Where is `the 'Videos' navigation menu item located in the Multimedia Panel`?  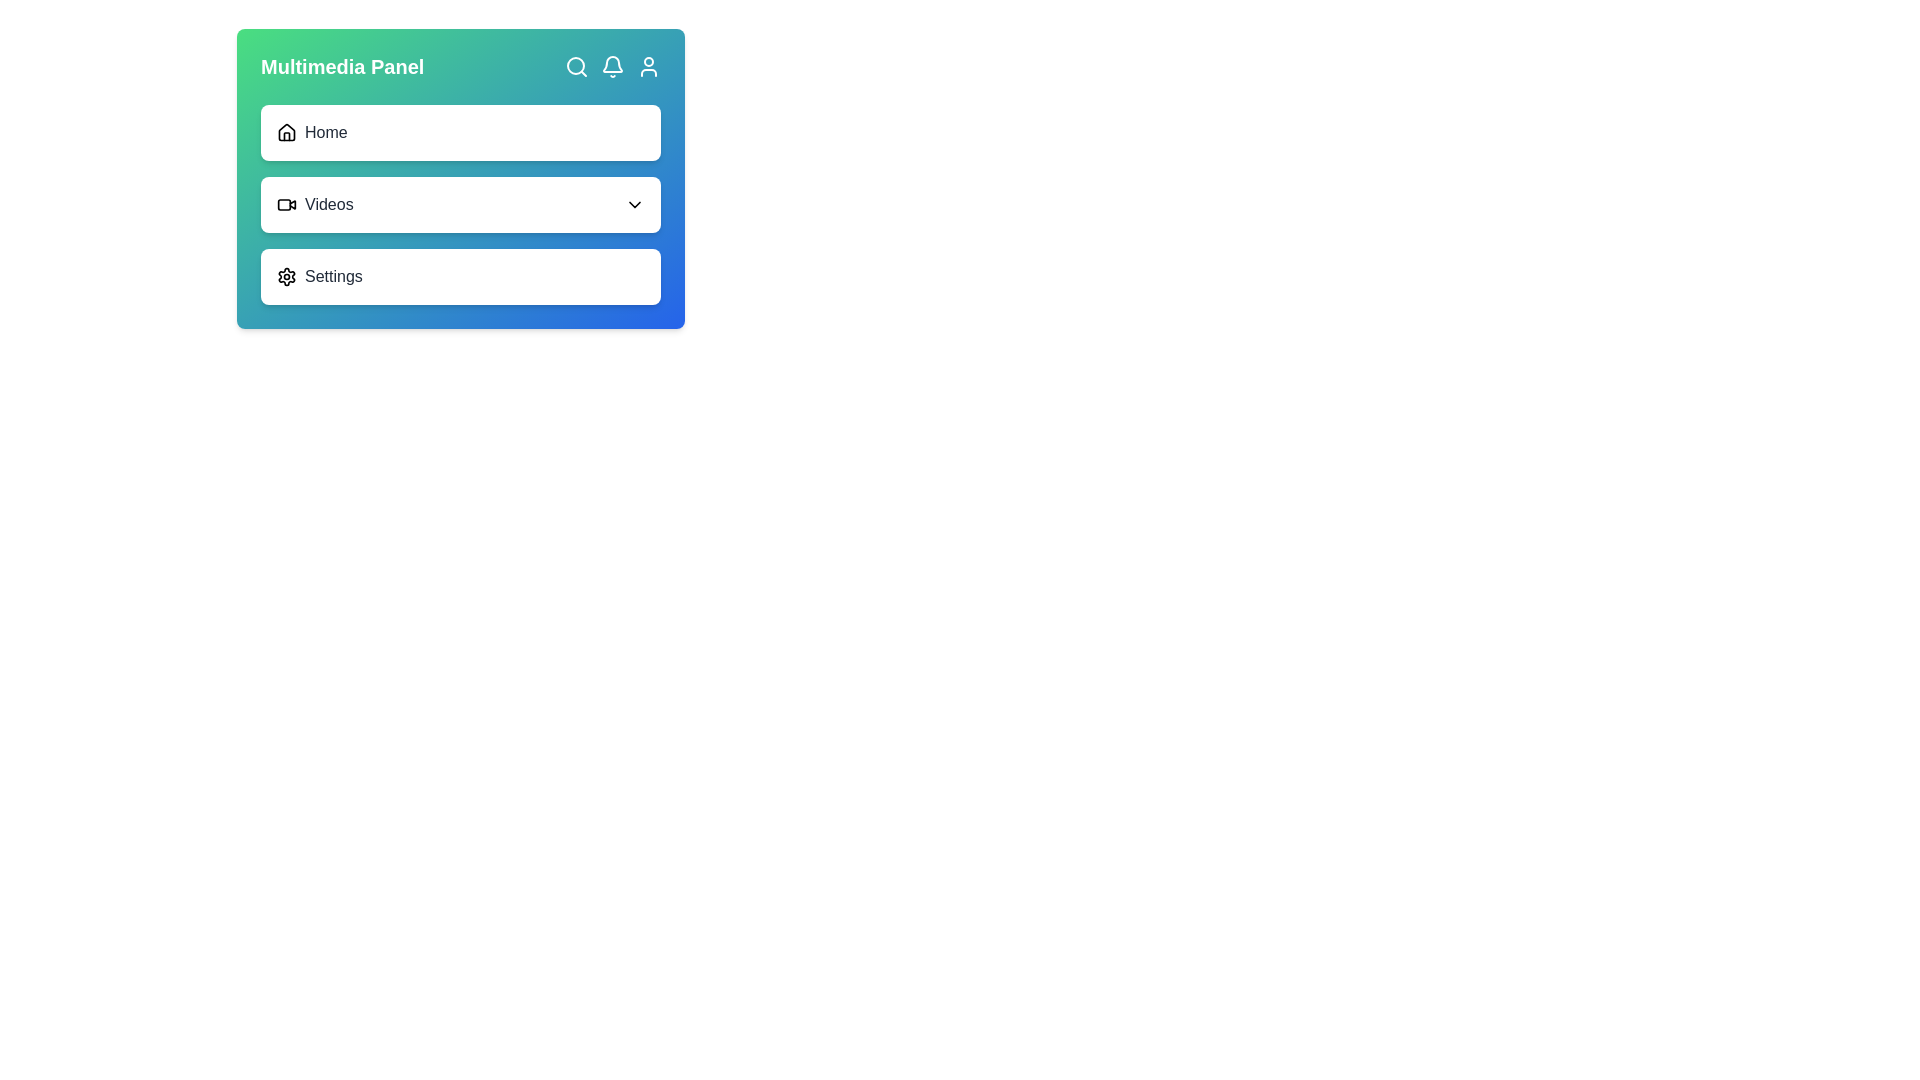
the 'Videos' navigation menu item located in the Multimedia Panel is located at coordinates (459, 204).